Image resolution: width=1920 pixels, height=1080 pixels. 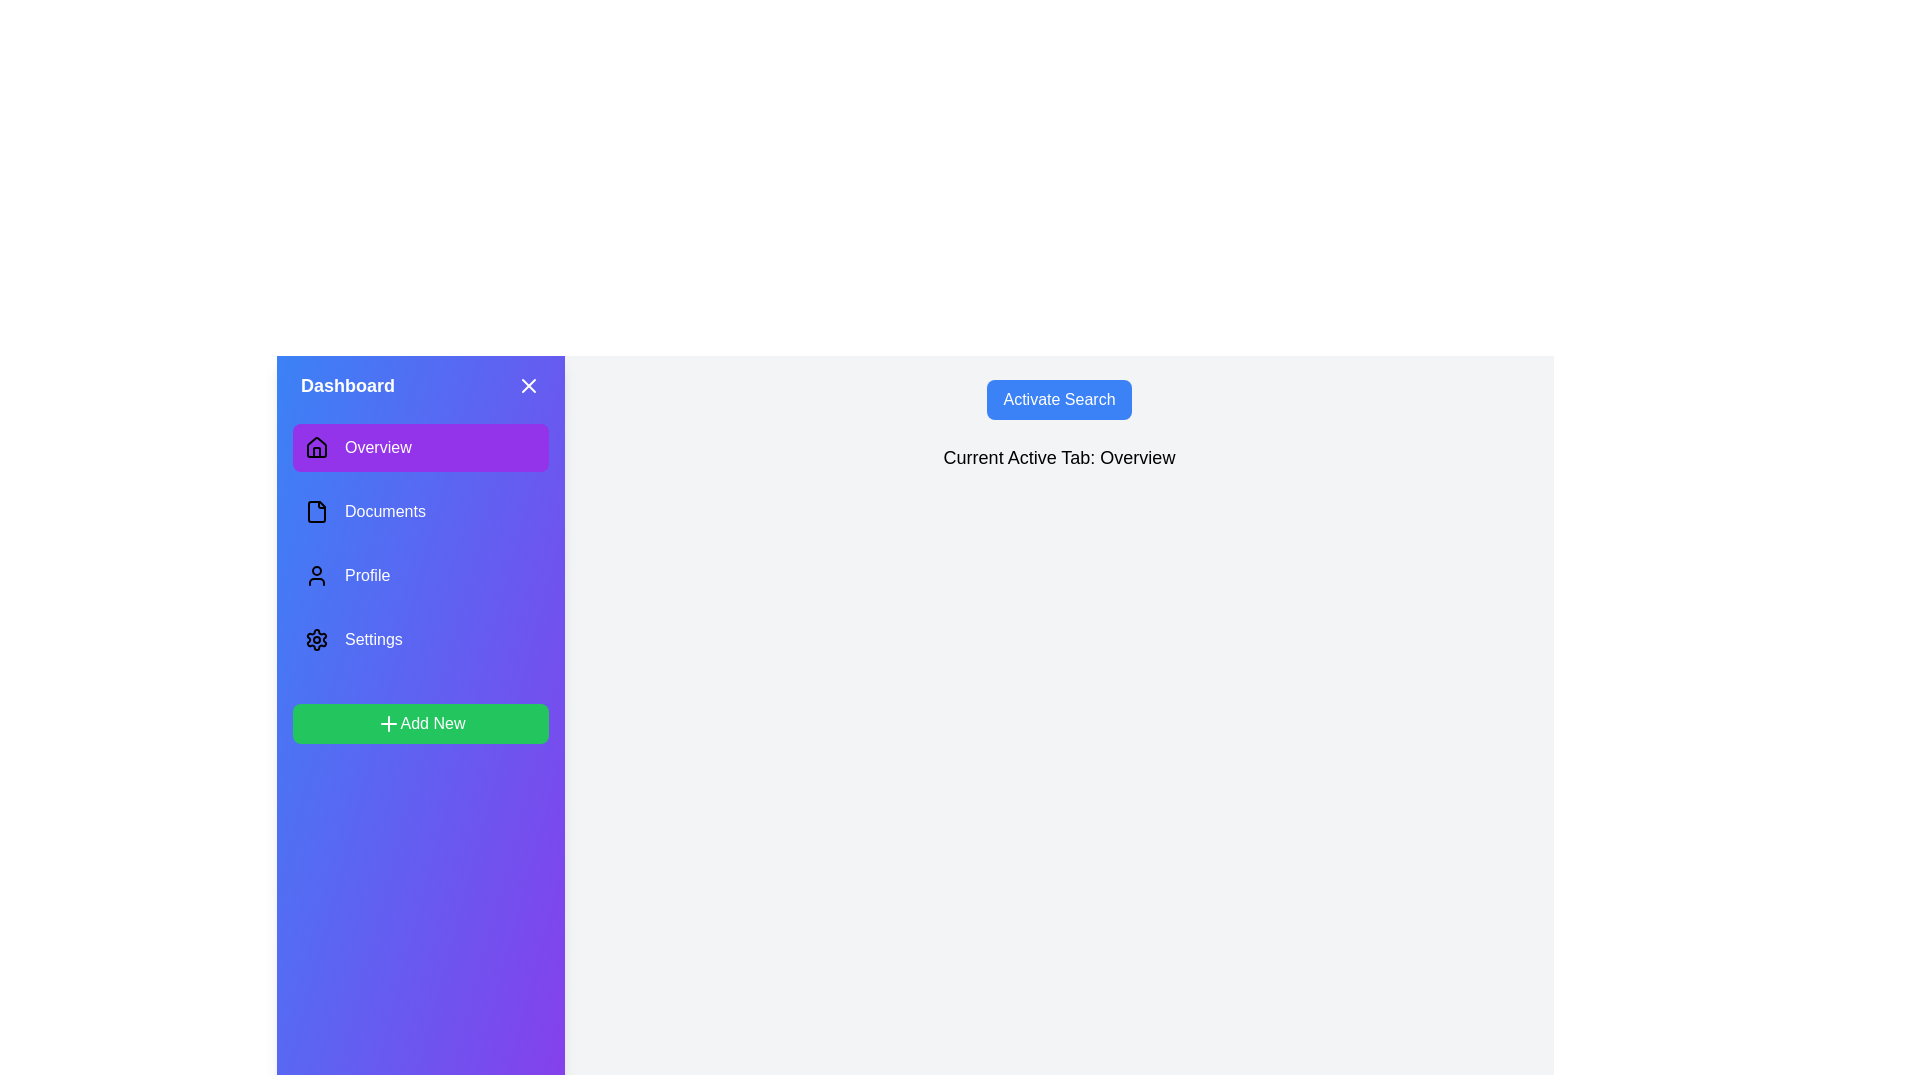 What do you see at coordinates (315, 640) in the screenshot?
I see `the settings icon located in the left-hand blue menu pane, positioned as the fourth item beneath the 'Profile' item` at bounding box center [315, 640].